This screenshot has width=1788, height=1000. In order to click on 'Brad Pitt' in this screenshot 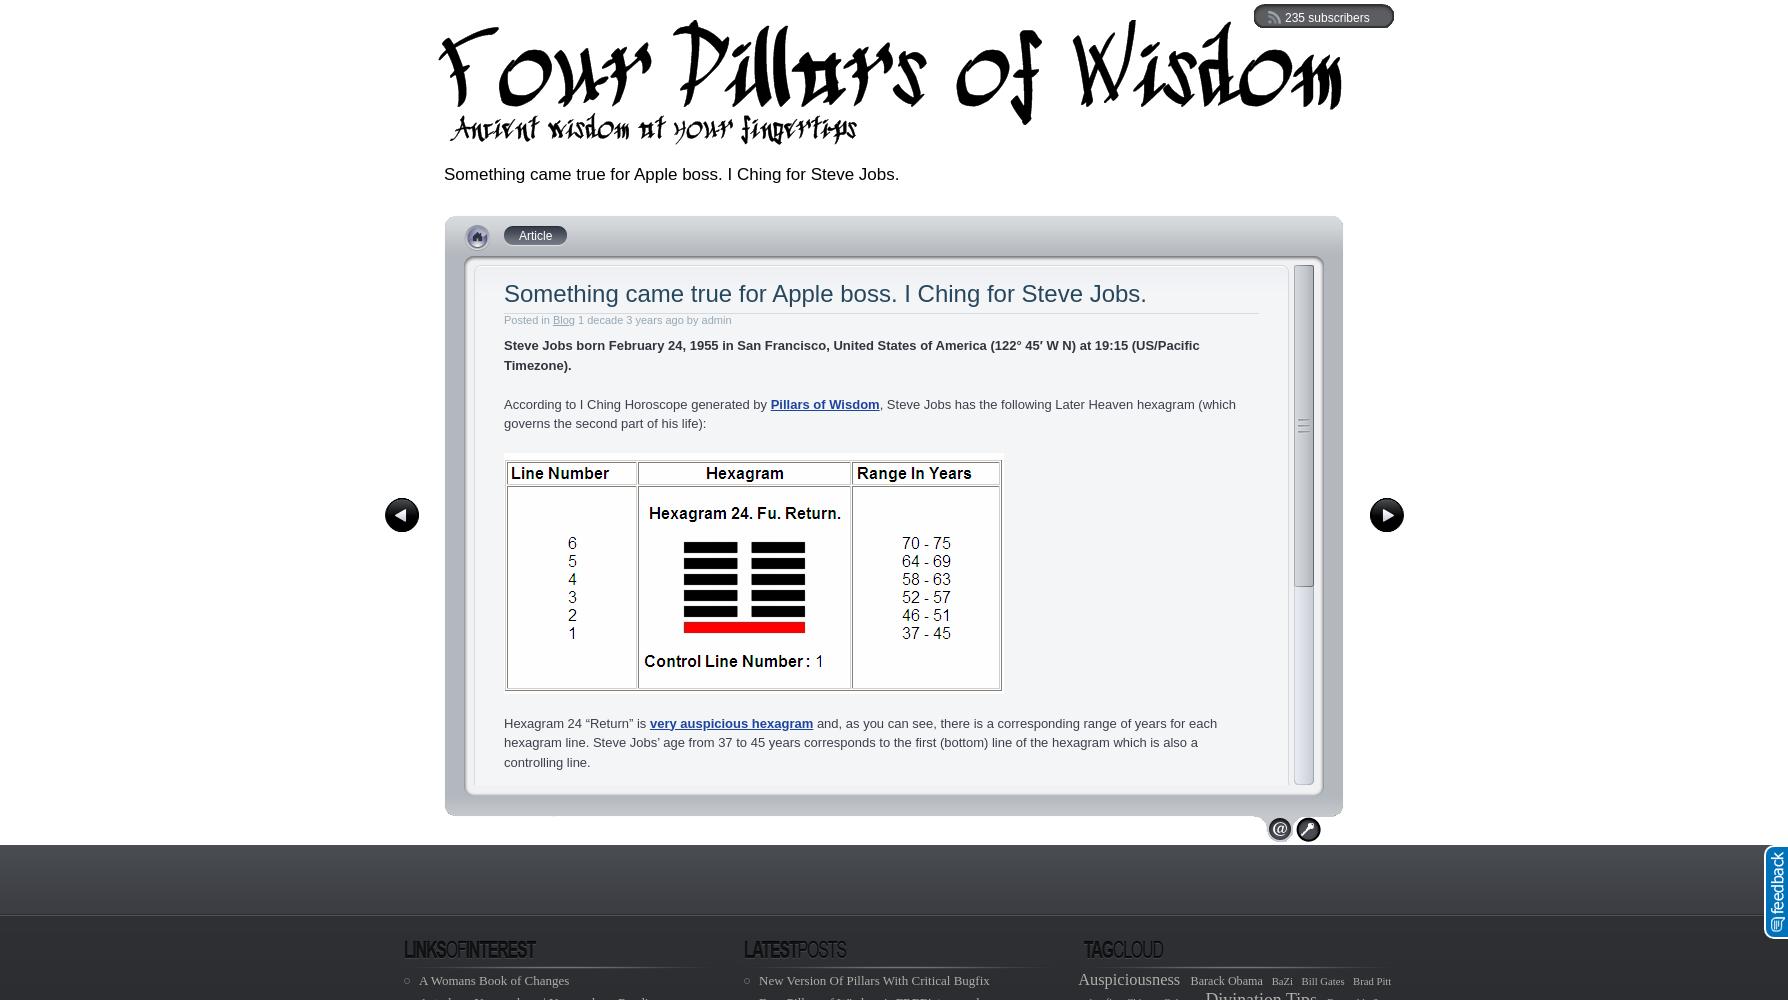, I will do `click(1371, 980)`.